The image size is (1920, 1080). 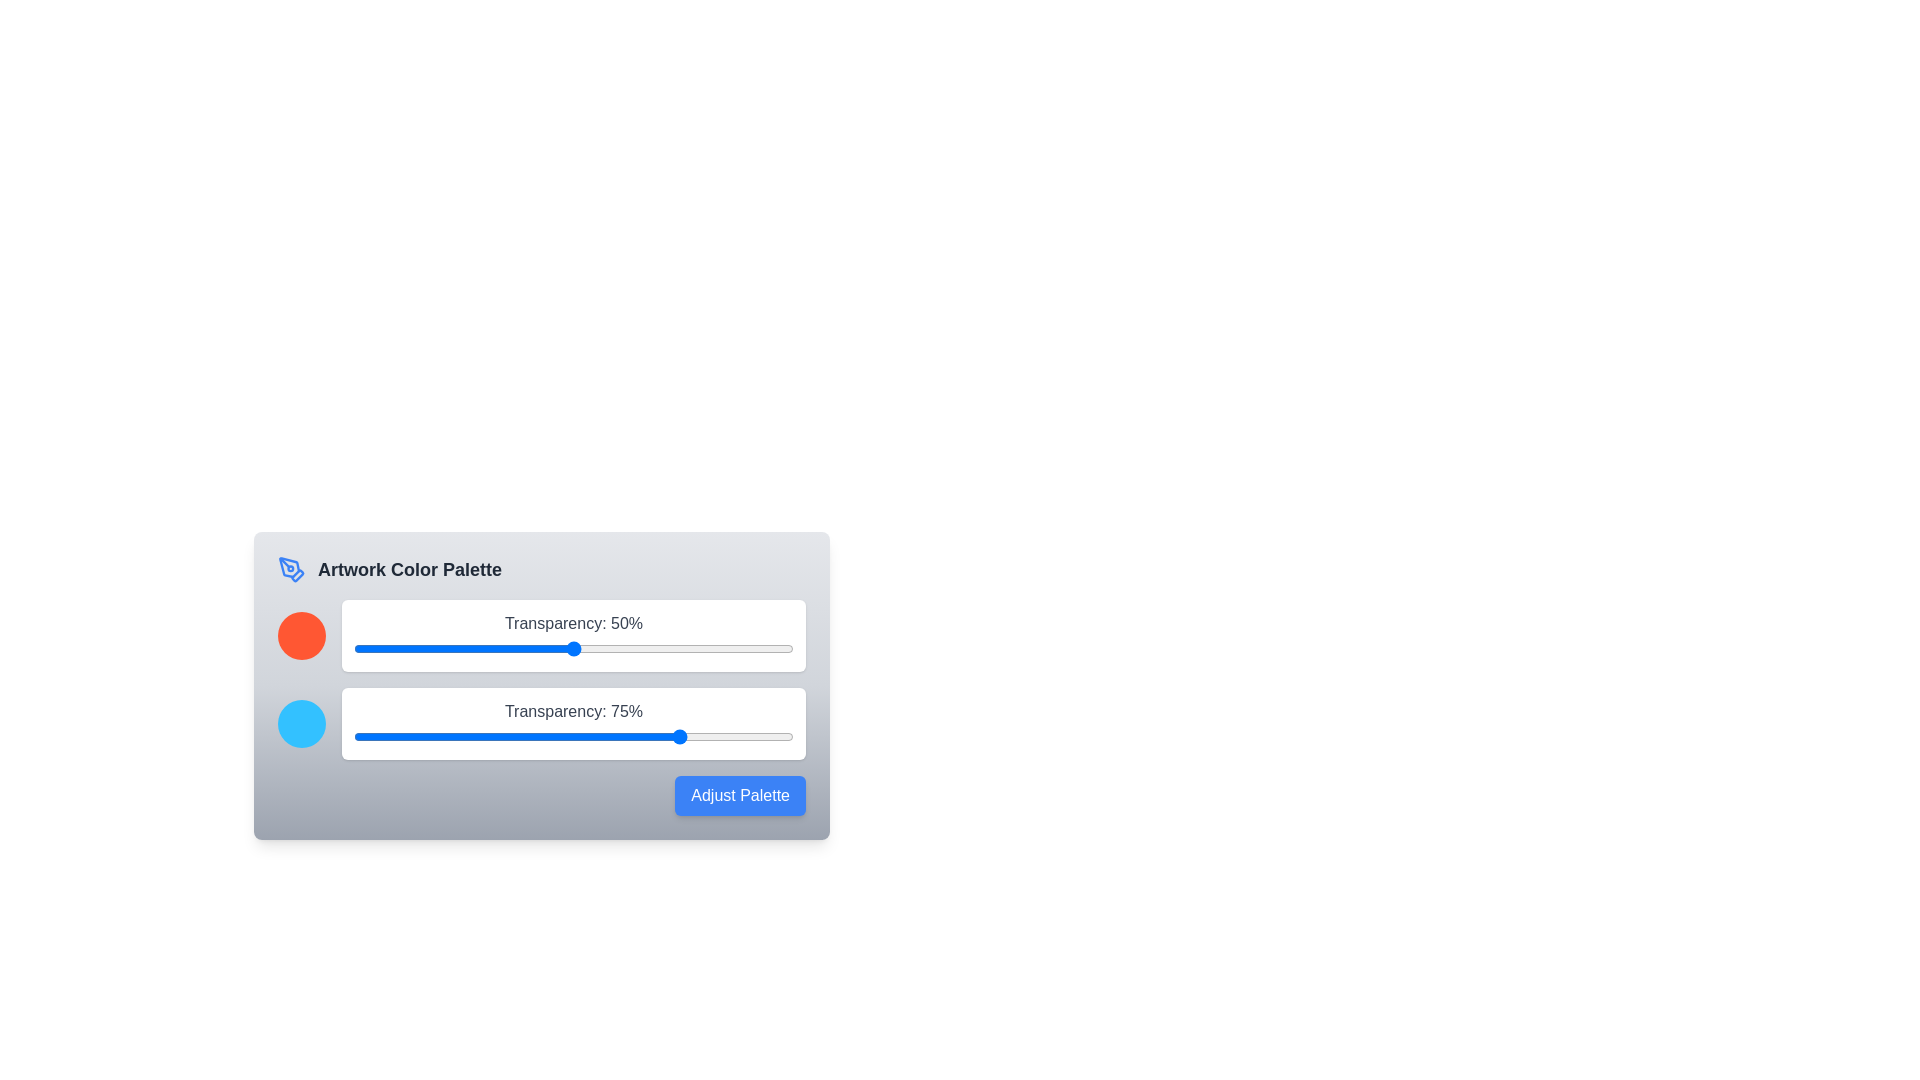 What do you see at coordinates (543, 648) in the screenshot?
I see `the transparency slider for color 1 to 43%` at bounding box center [543, 648].